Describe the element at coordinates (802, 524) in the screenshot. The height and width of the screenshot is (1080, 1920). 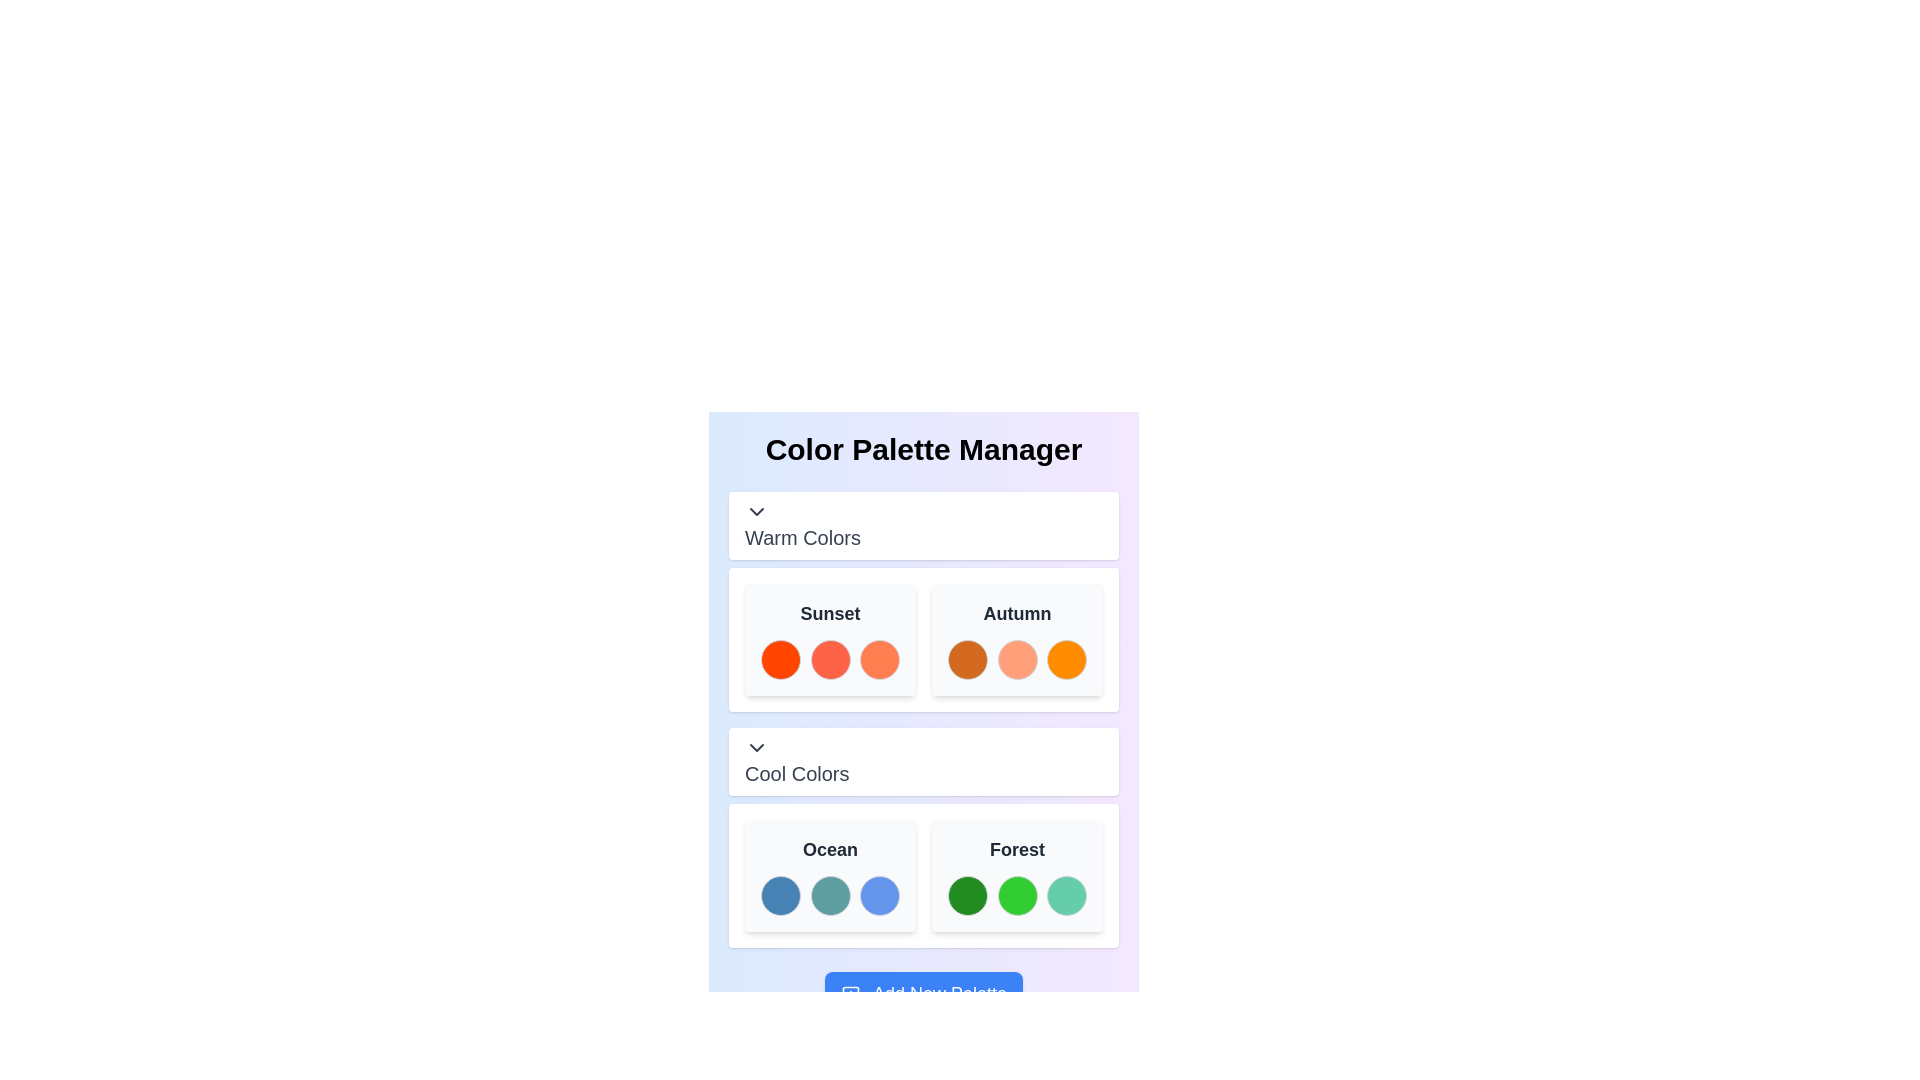
I see `the 'Warm Colors' text label which indicates the name of the active category or section` at that location.